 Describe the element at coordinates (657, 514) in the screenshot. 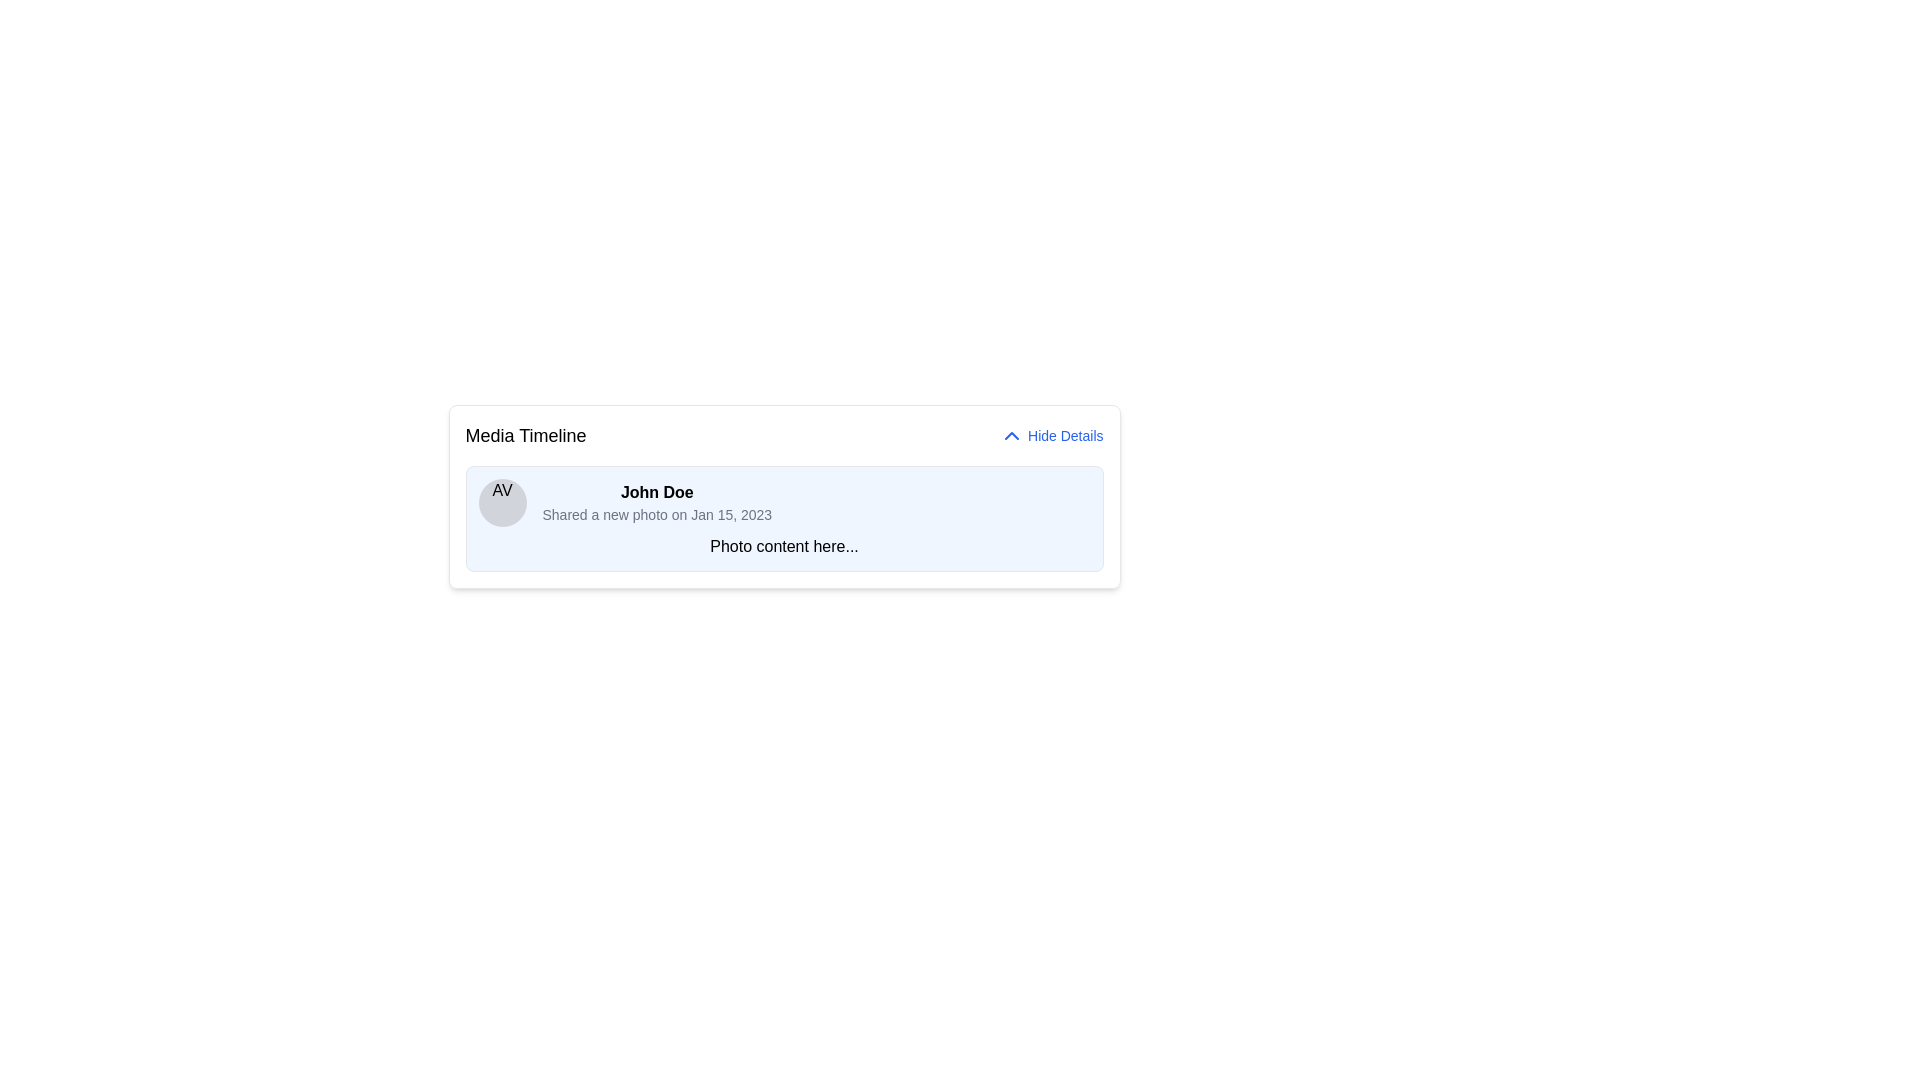

I see `the text block that describes the activity of user 'John Doe' sharing a photo, located directly under the user's name in the timeline card layout` at that location.